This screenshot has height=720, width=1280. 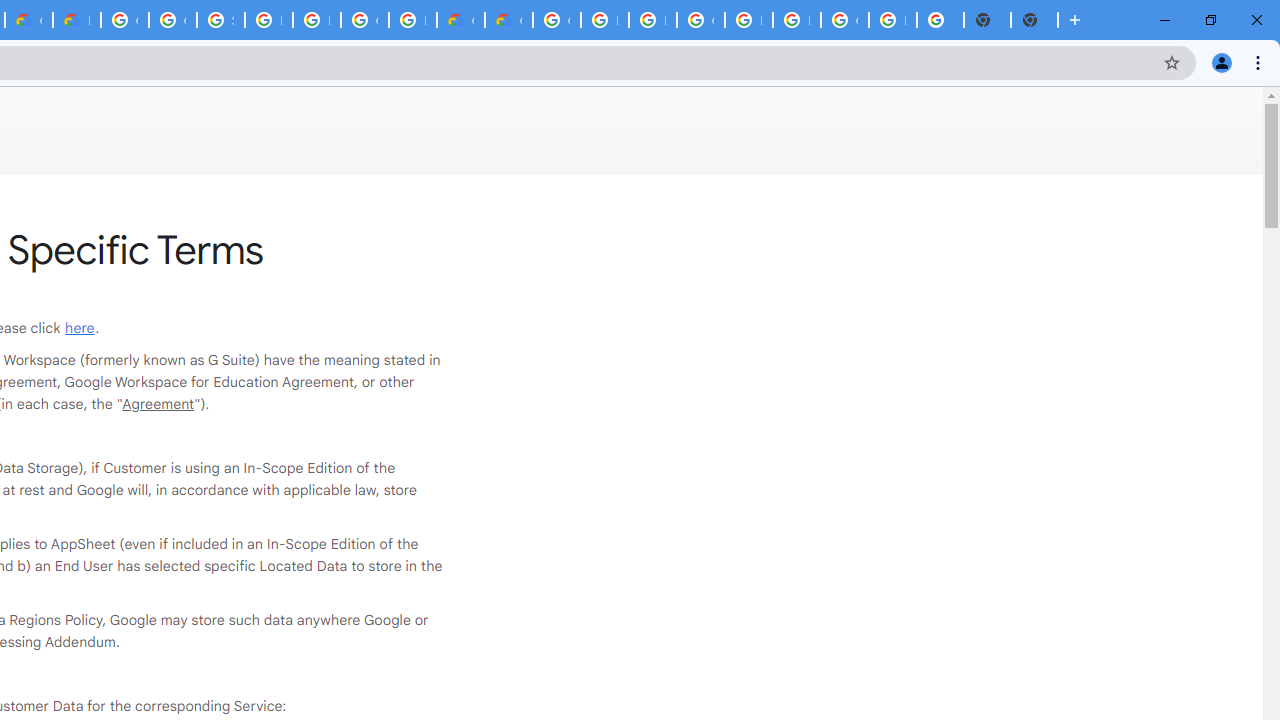 What do you see at coordinates (556, 20) in the screenshot?
I see `'Google Cloud Platform'` at bounding box center [556, 20].